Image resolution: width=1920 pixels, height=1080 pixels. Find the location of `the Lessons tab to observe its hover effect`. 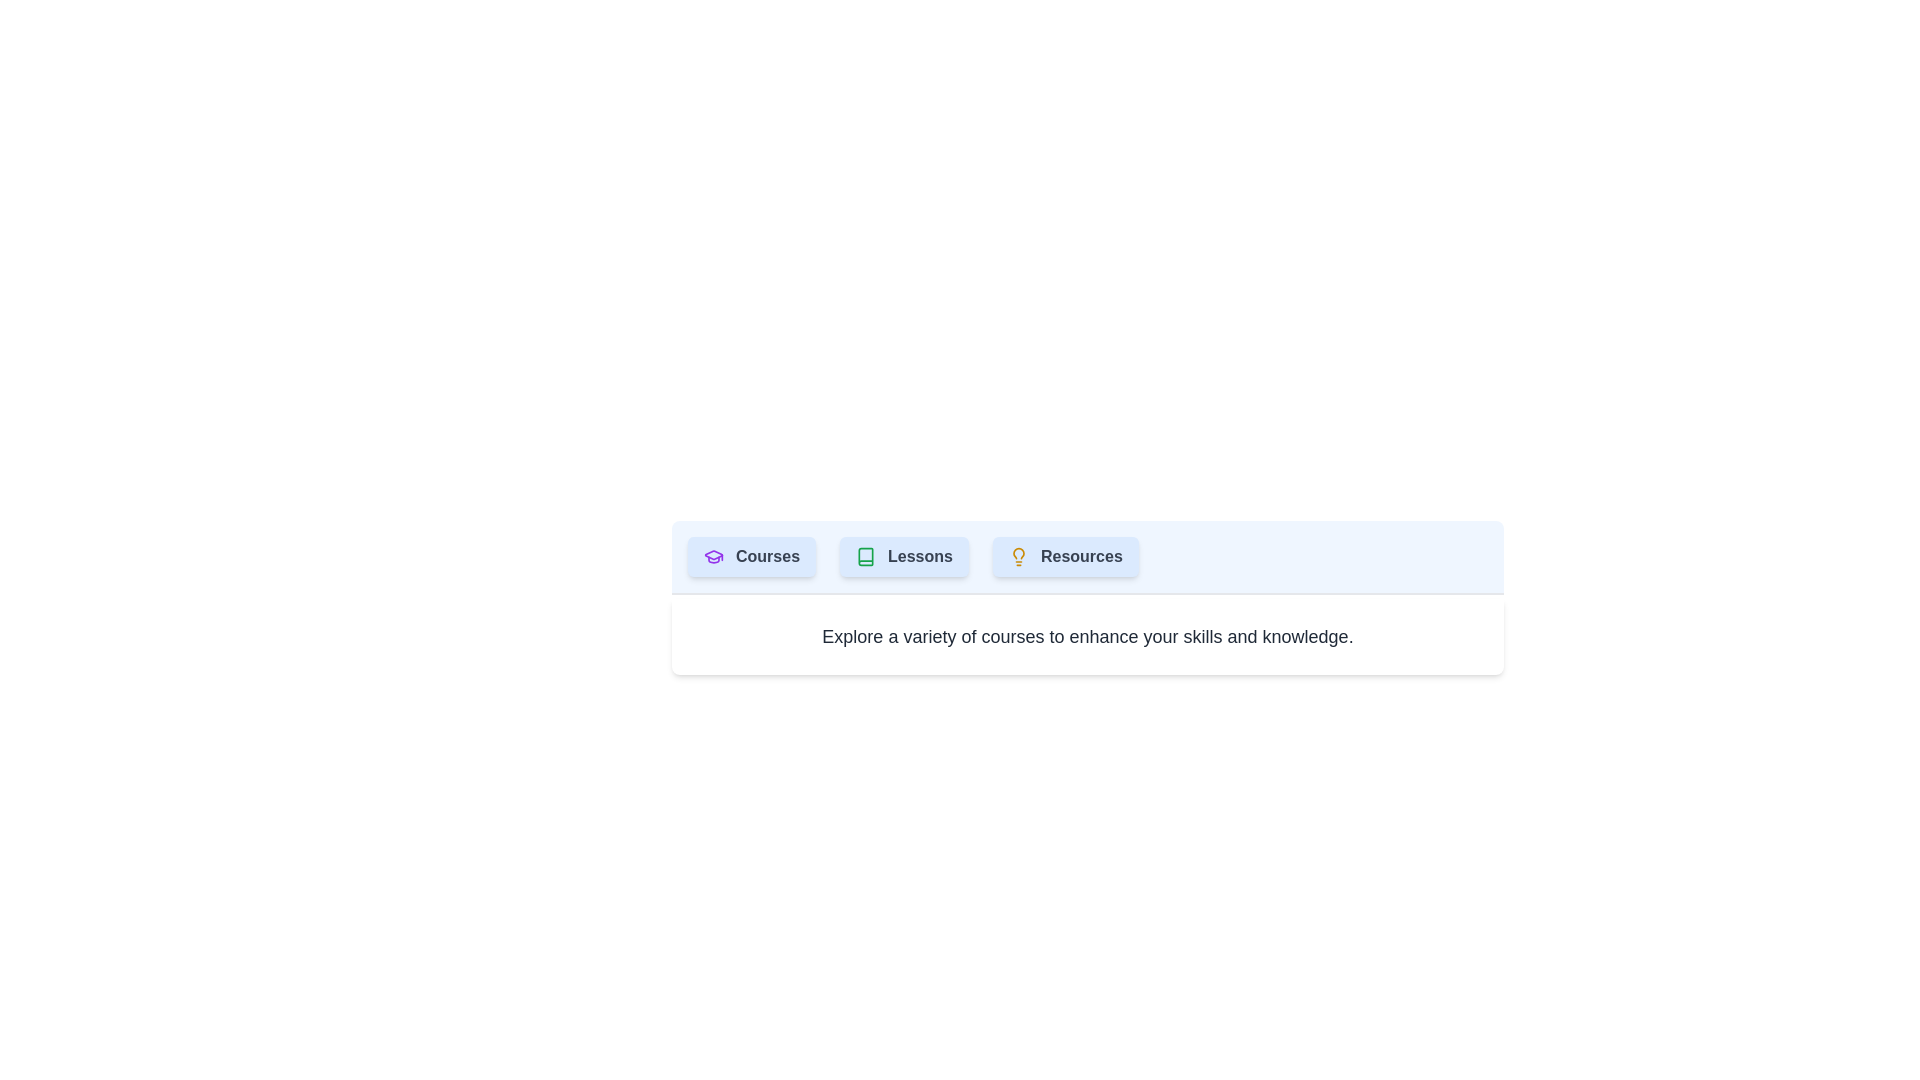

the Lessons tab to observe its hover effect is located at coordinates (902, 556).